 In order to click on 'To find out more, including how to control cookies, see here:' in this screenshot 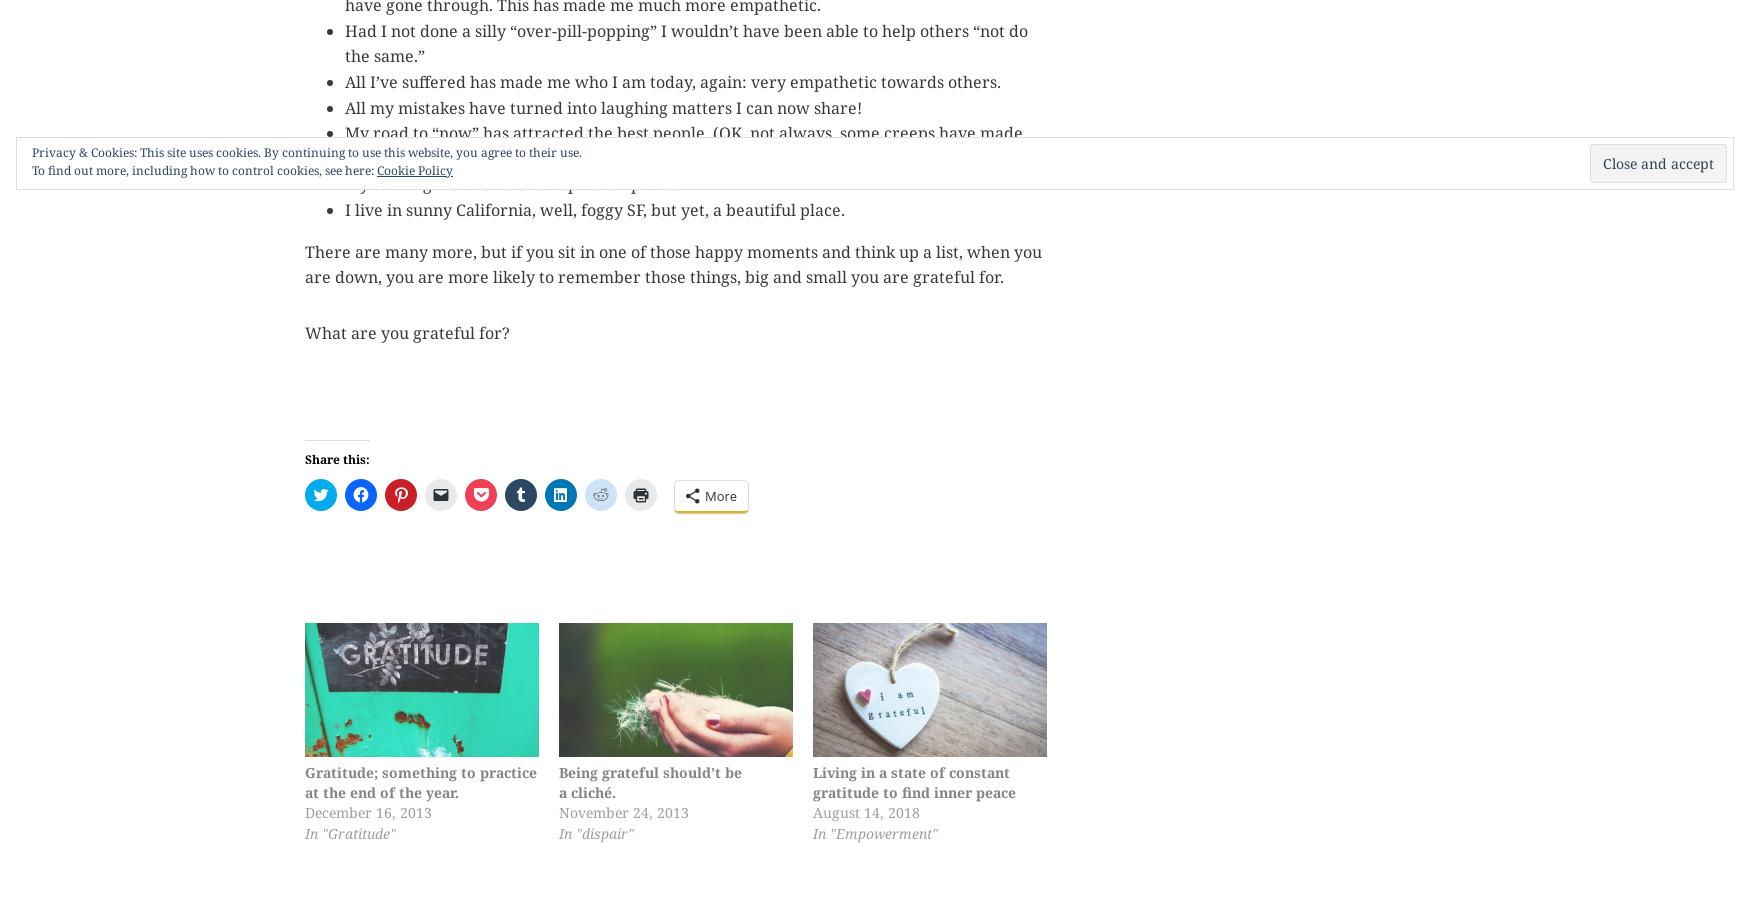, I will do `click(204, 169)`.